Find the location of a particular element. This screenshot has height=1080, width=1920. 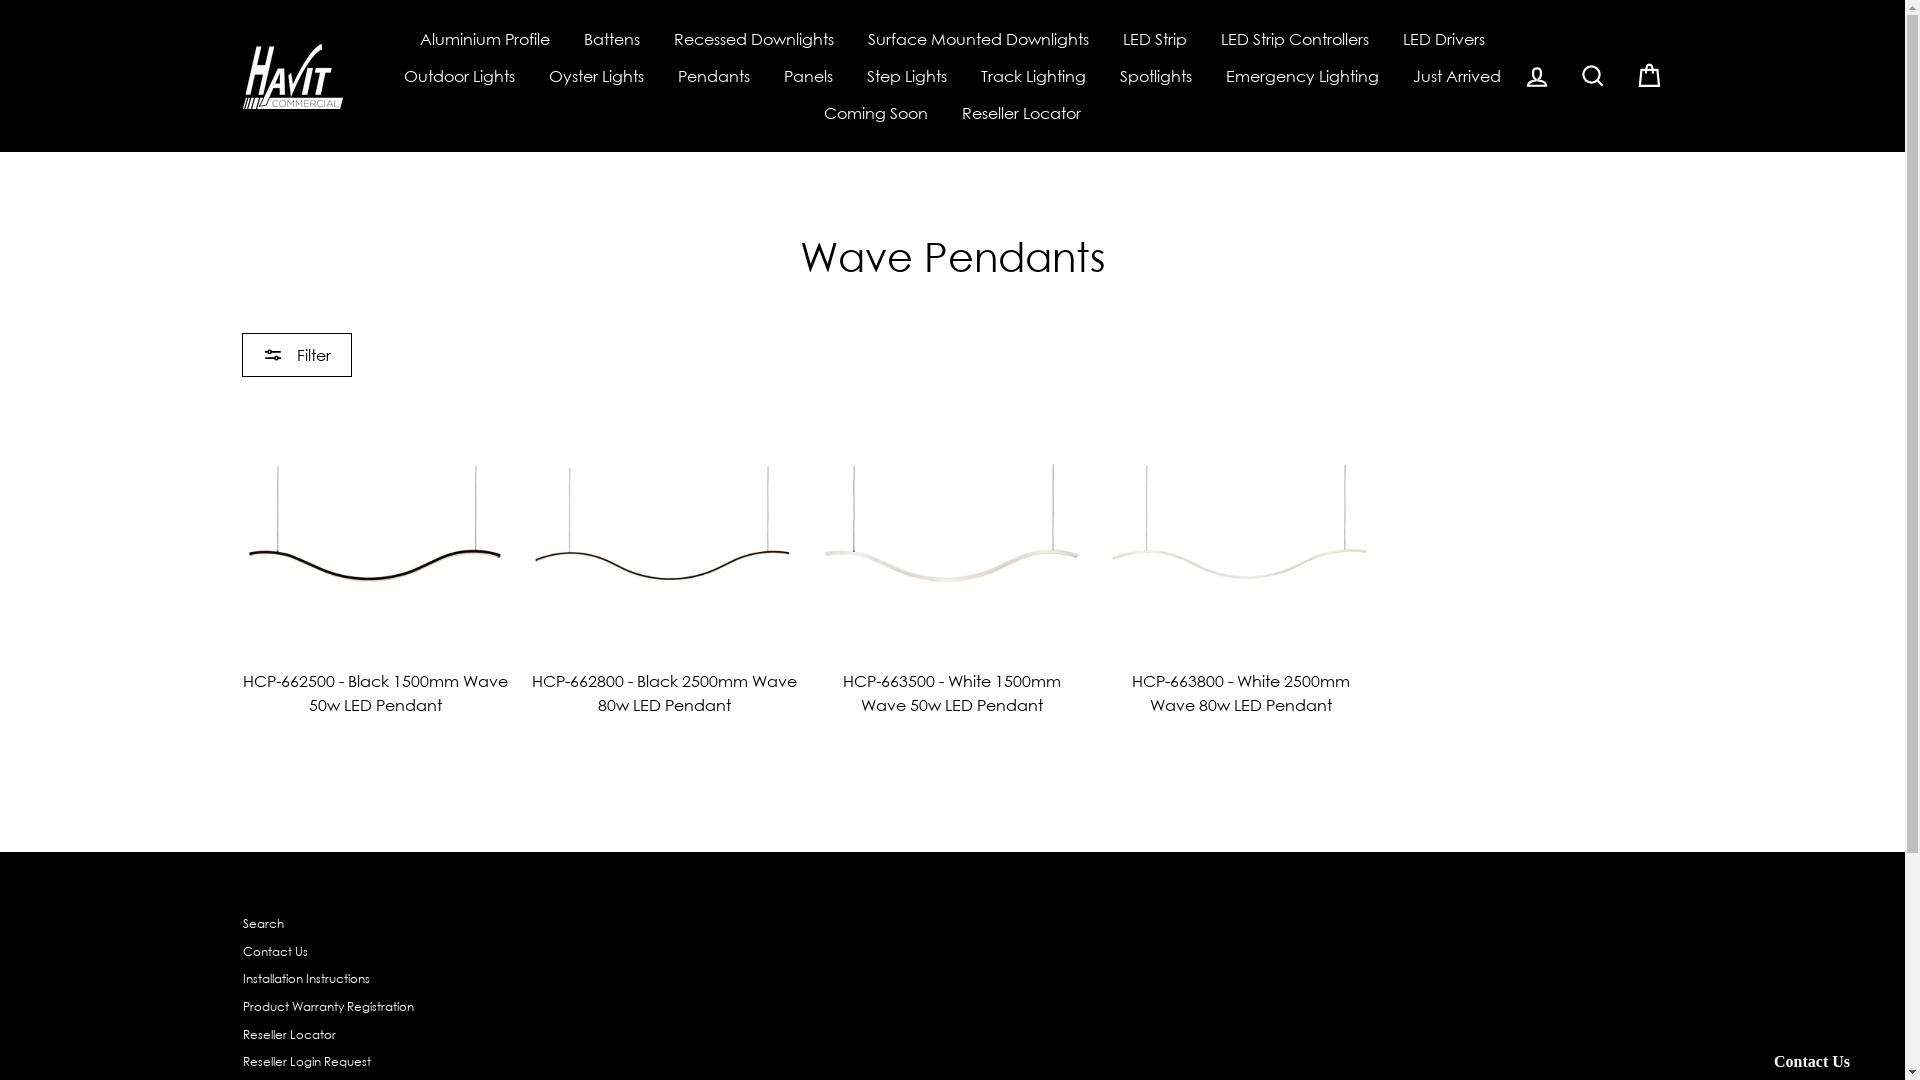

'Surface Mounted Downlights' is located at coordinates (978, 38).